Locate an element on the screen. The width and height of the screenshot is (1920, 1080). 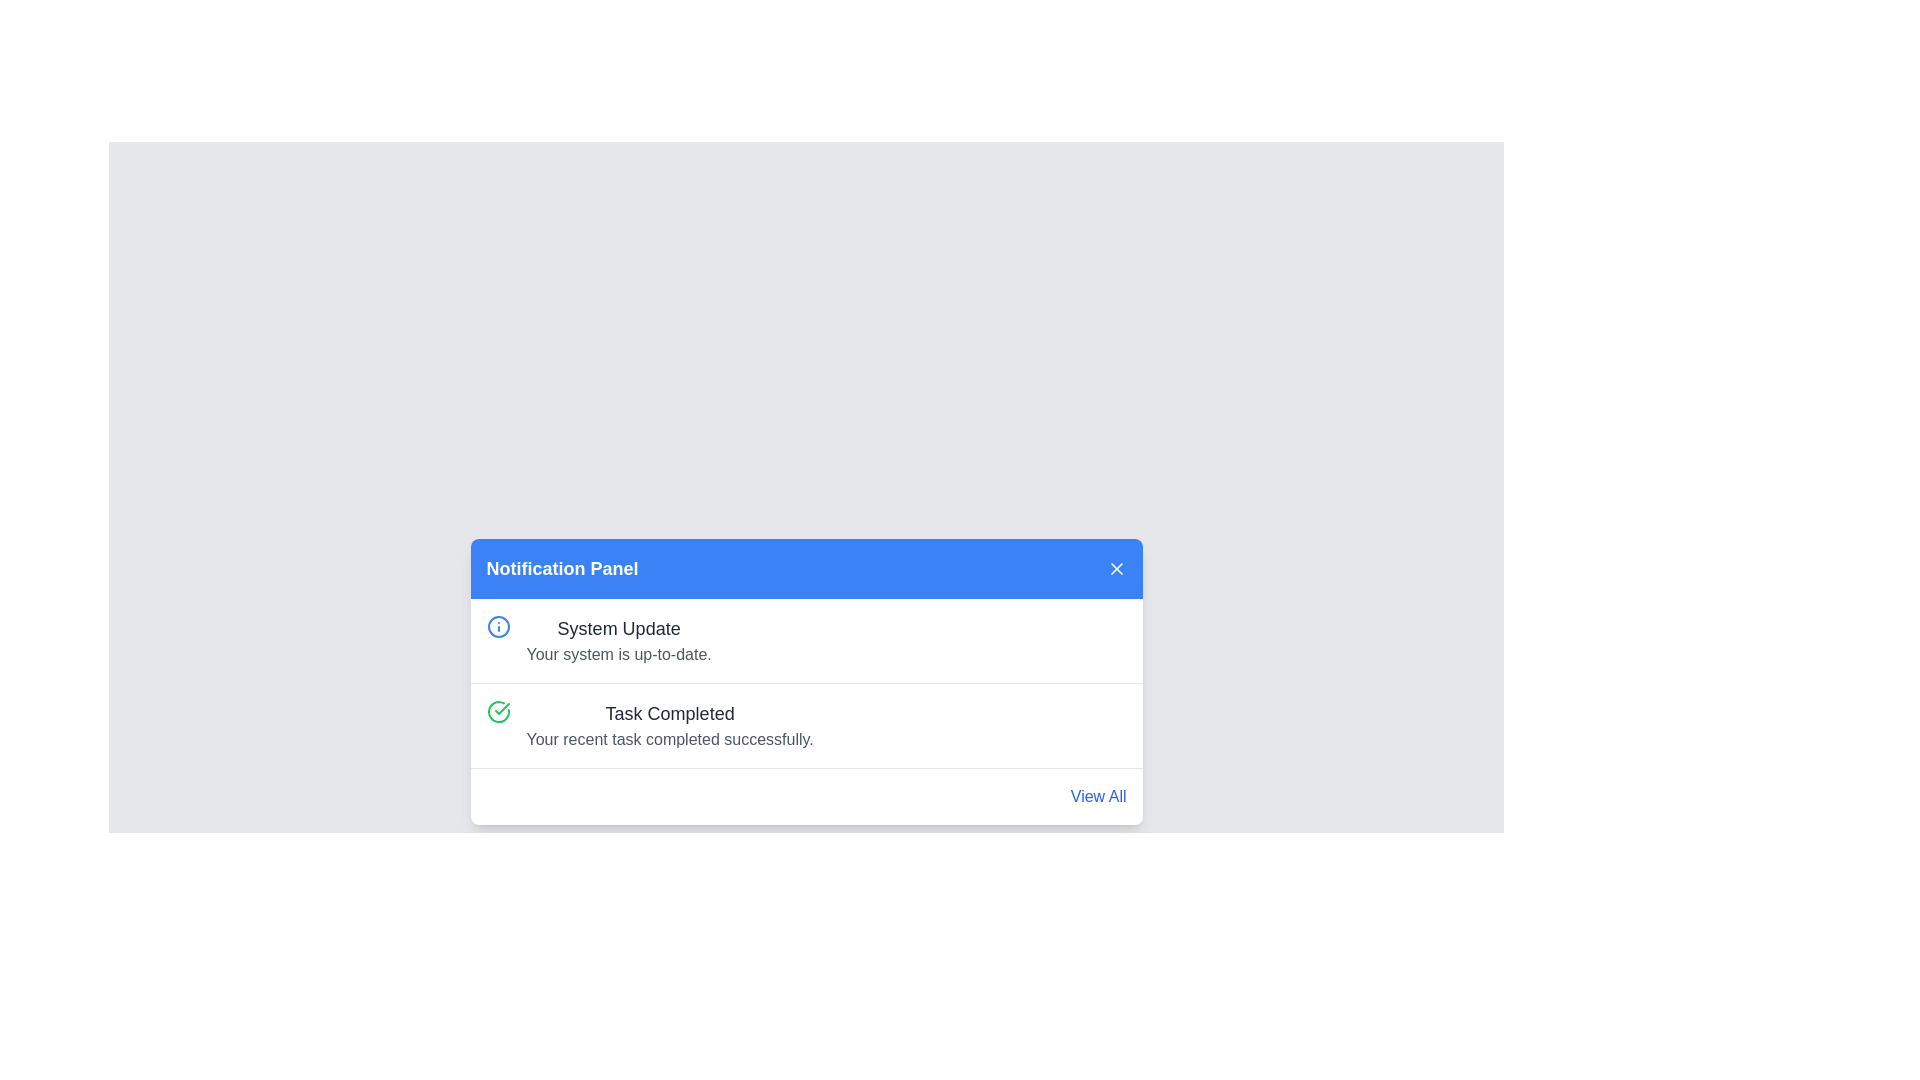
the green circular icon with a checkmark inside, which symbolizes success, located to the left of the 'Task Completed' text in the notification panel is located at coordinates (498, 711).